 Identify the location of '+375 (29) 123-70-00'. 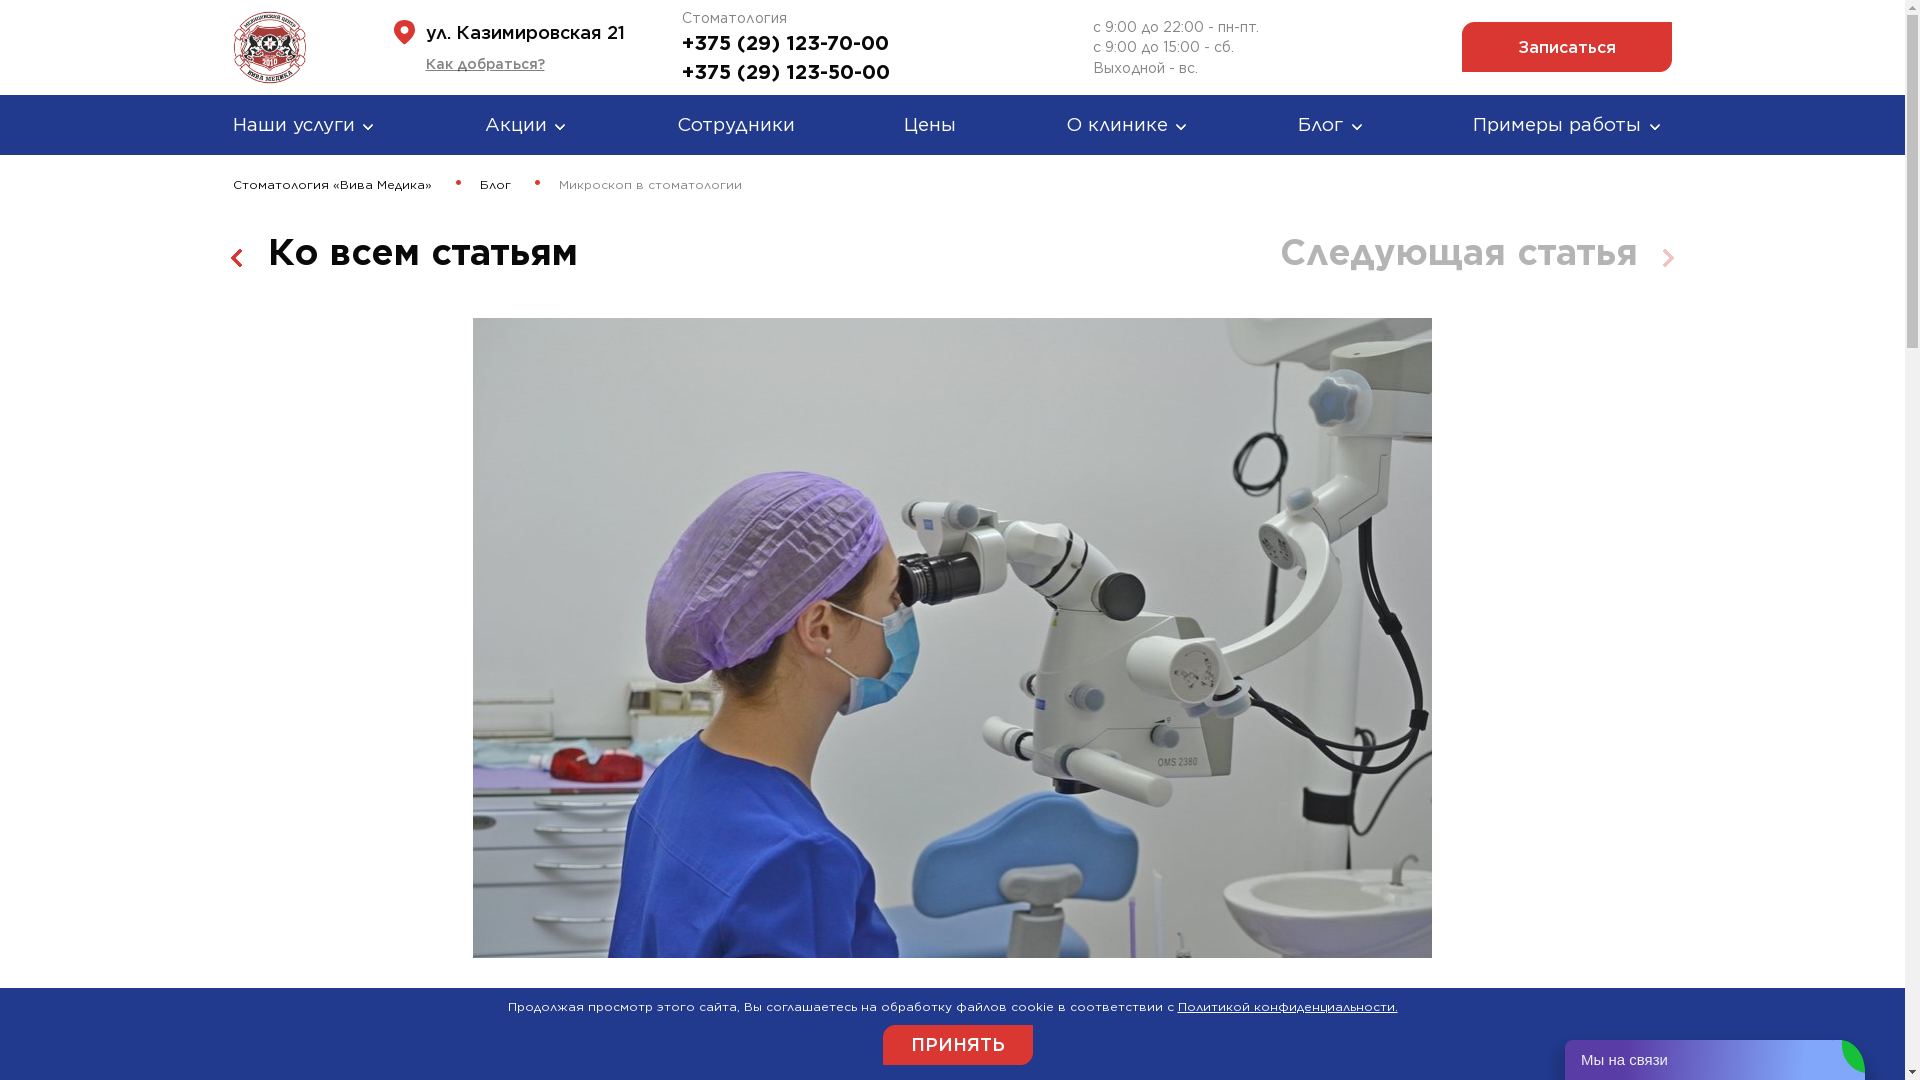
(681, 43).